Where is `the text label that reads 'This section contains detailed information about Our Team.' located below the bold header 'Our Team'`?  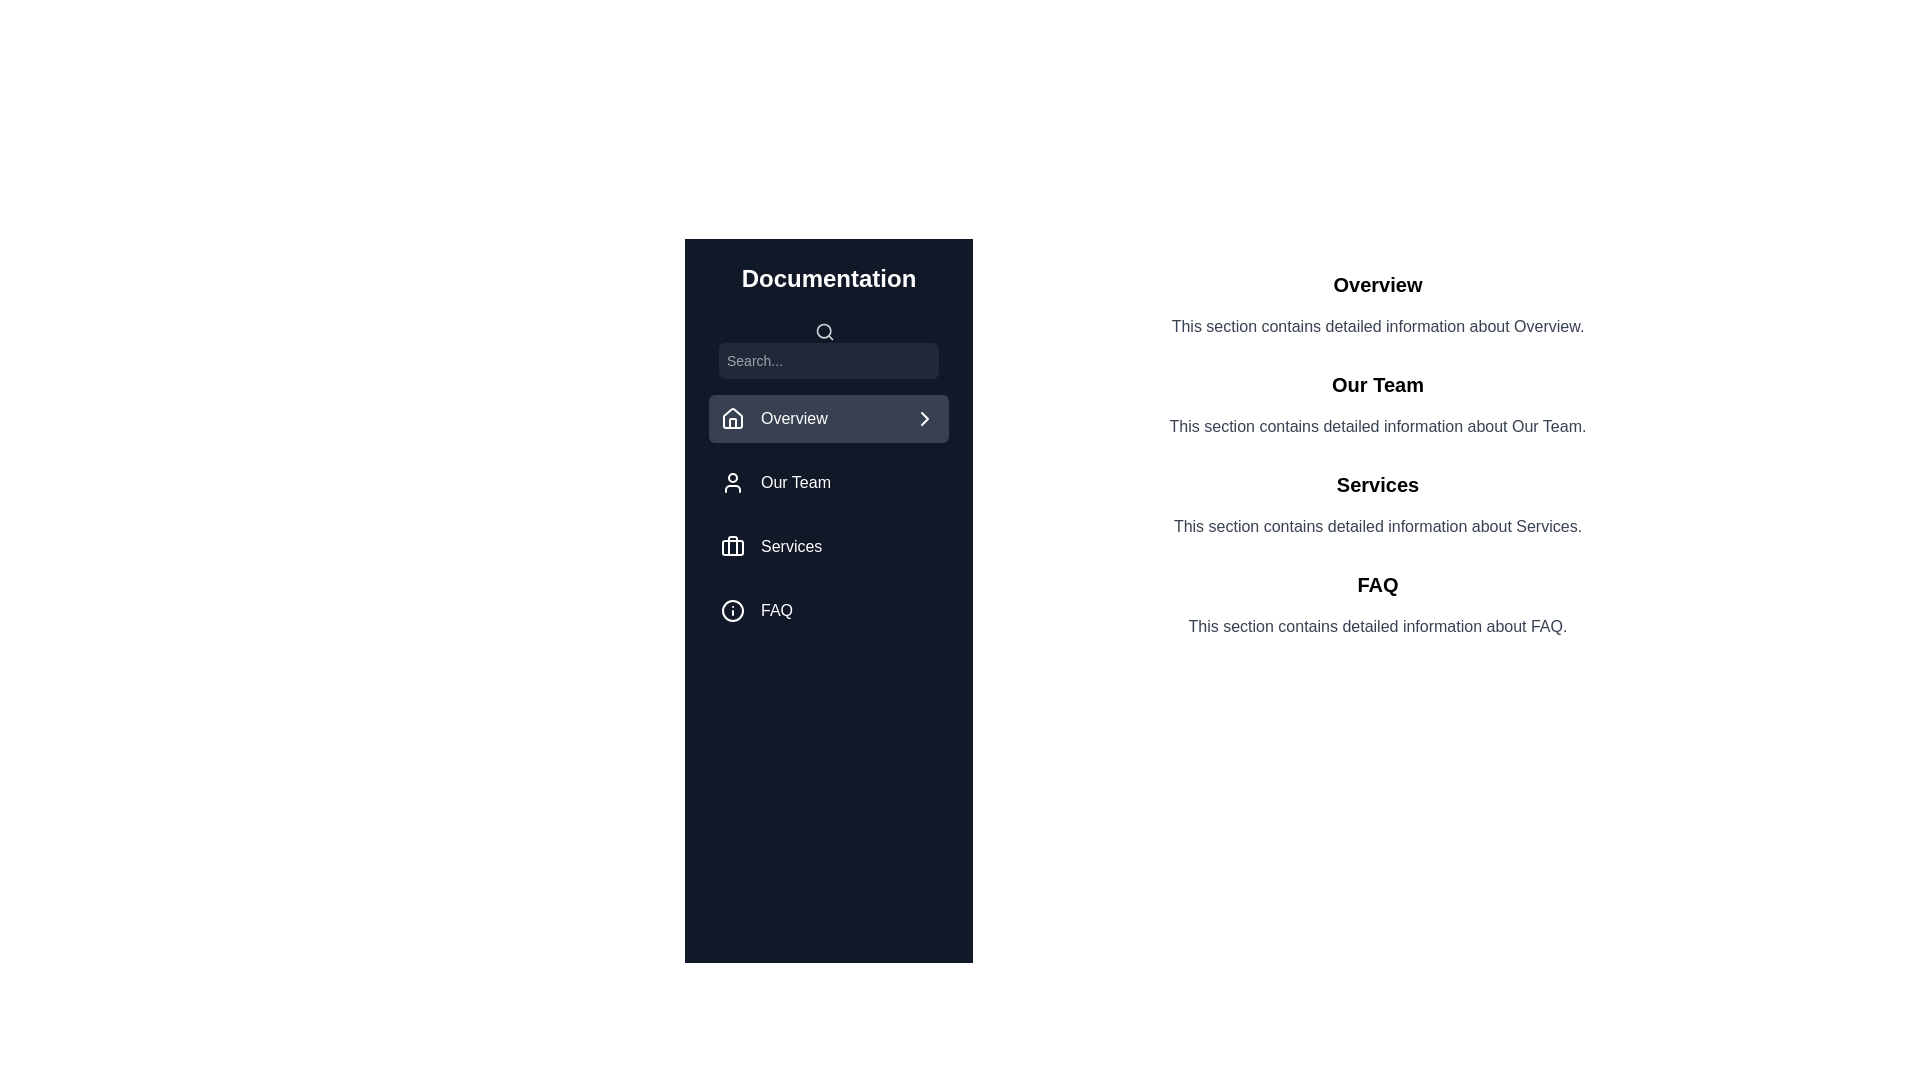
the text label that reads 'This section contains detailed information about Our Team.' located below the bold header 'Our Team' is located at coordinates (1376, 426).